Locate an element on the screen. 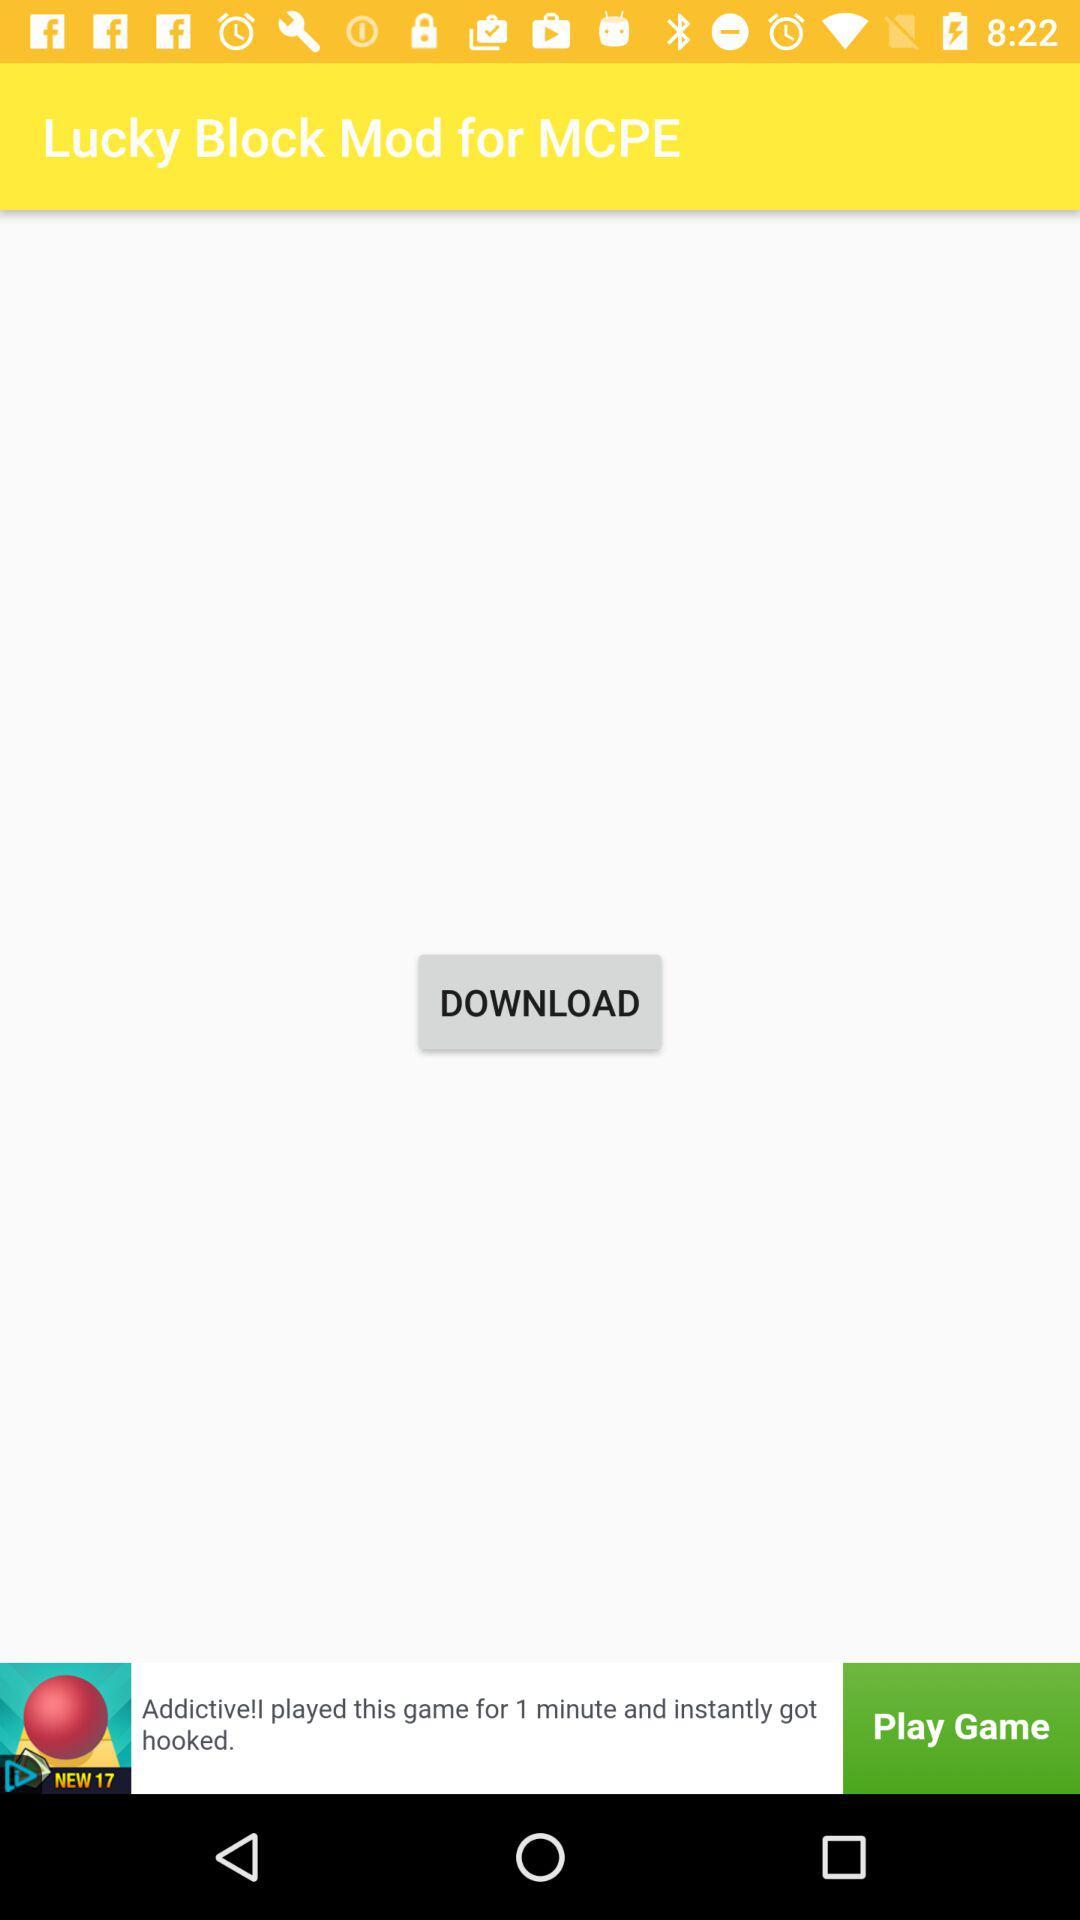 Image resolution: width=1080 pixels, height=1920 pixels. this game is located at coordinates (540, 1727).